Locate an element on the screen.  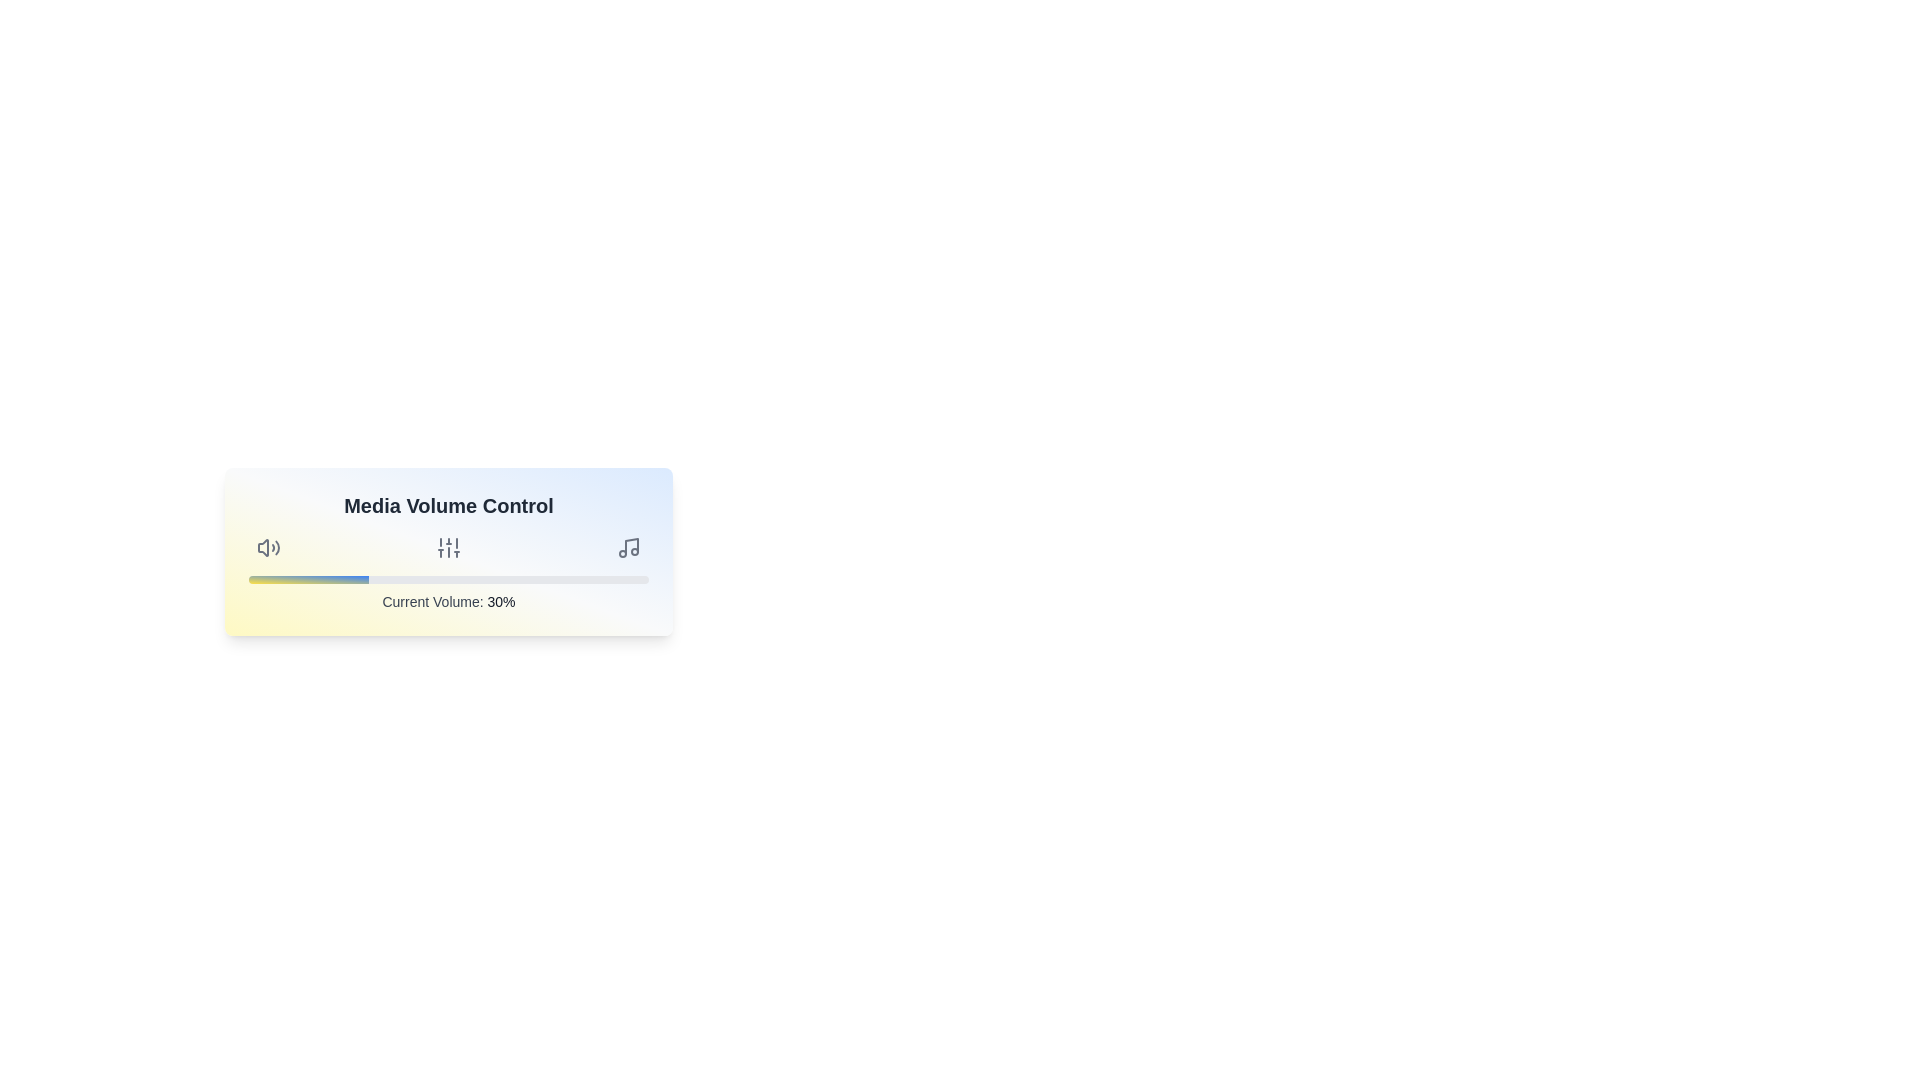
the settings adjustment icon located at the center of the control panel is located at coordinates (448, 547).